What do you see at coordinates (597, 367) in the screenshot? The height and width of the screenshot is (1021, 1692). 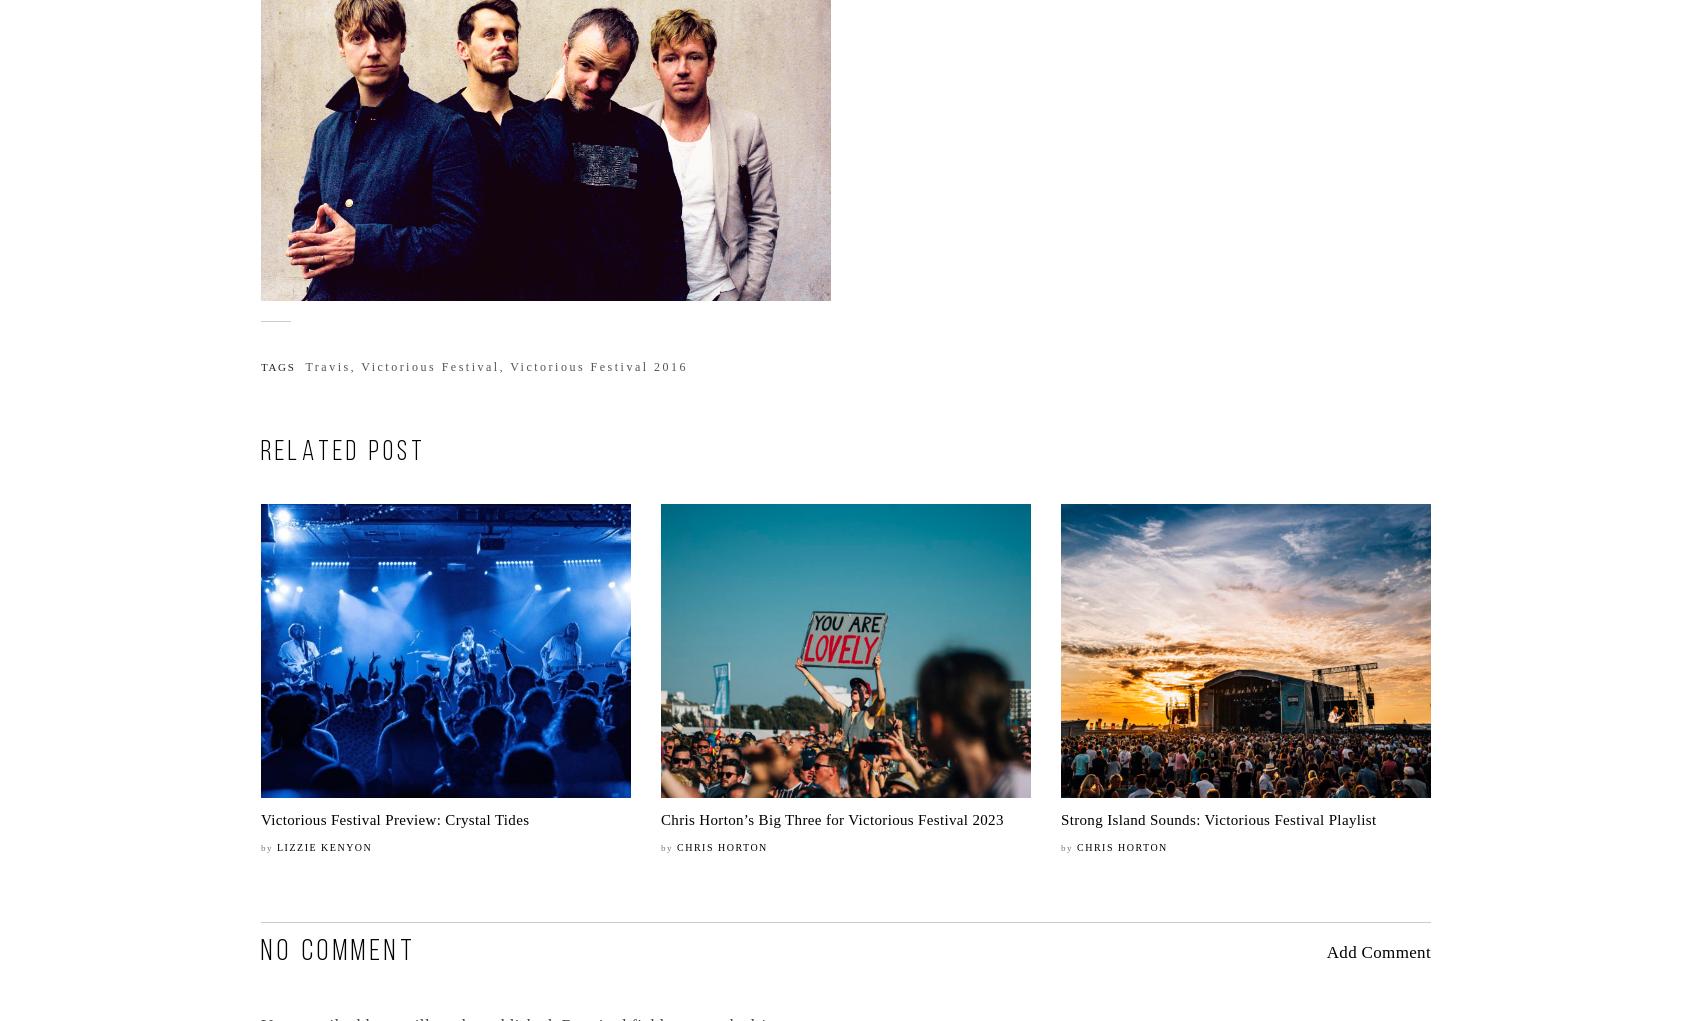 I see `'Victorious Festival 2016'` at bounding box center [597, 367].